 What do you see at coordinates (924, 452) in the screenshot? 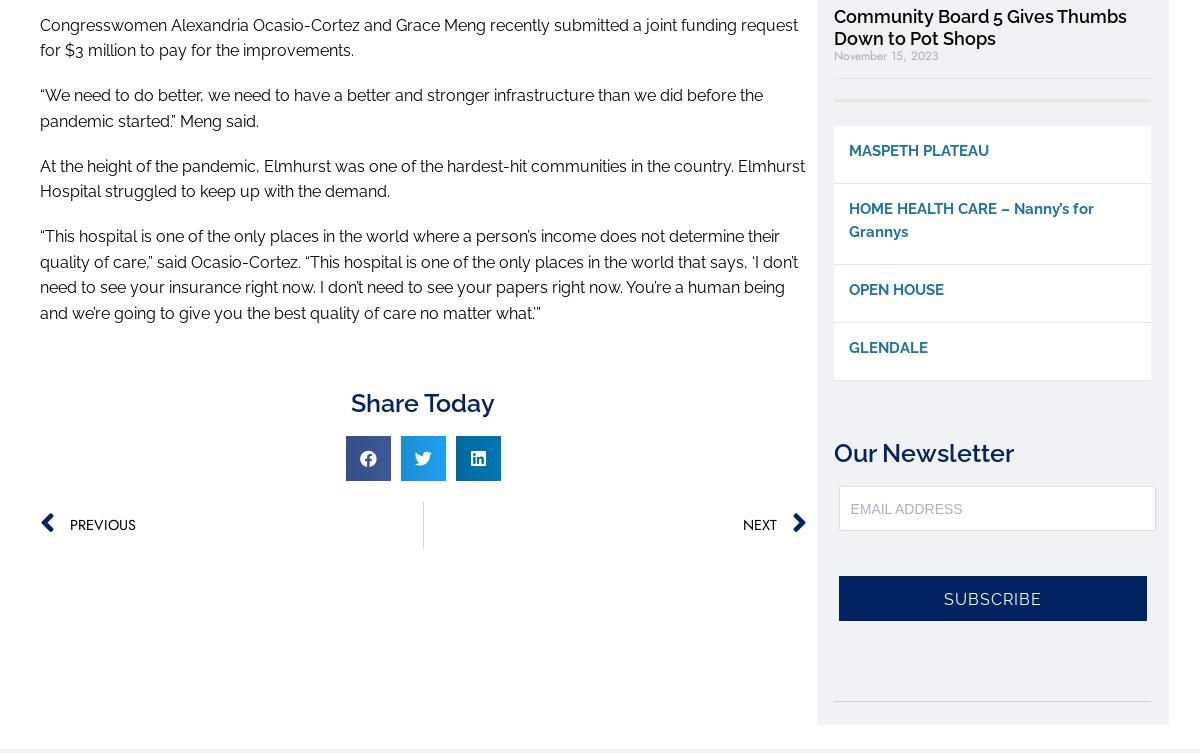
I see `'Our Newsletter'` at bounding box center [924, 452].